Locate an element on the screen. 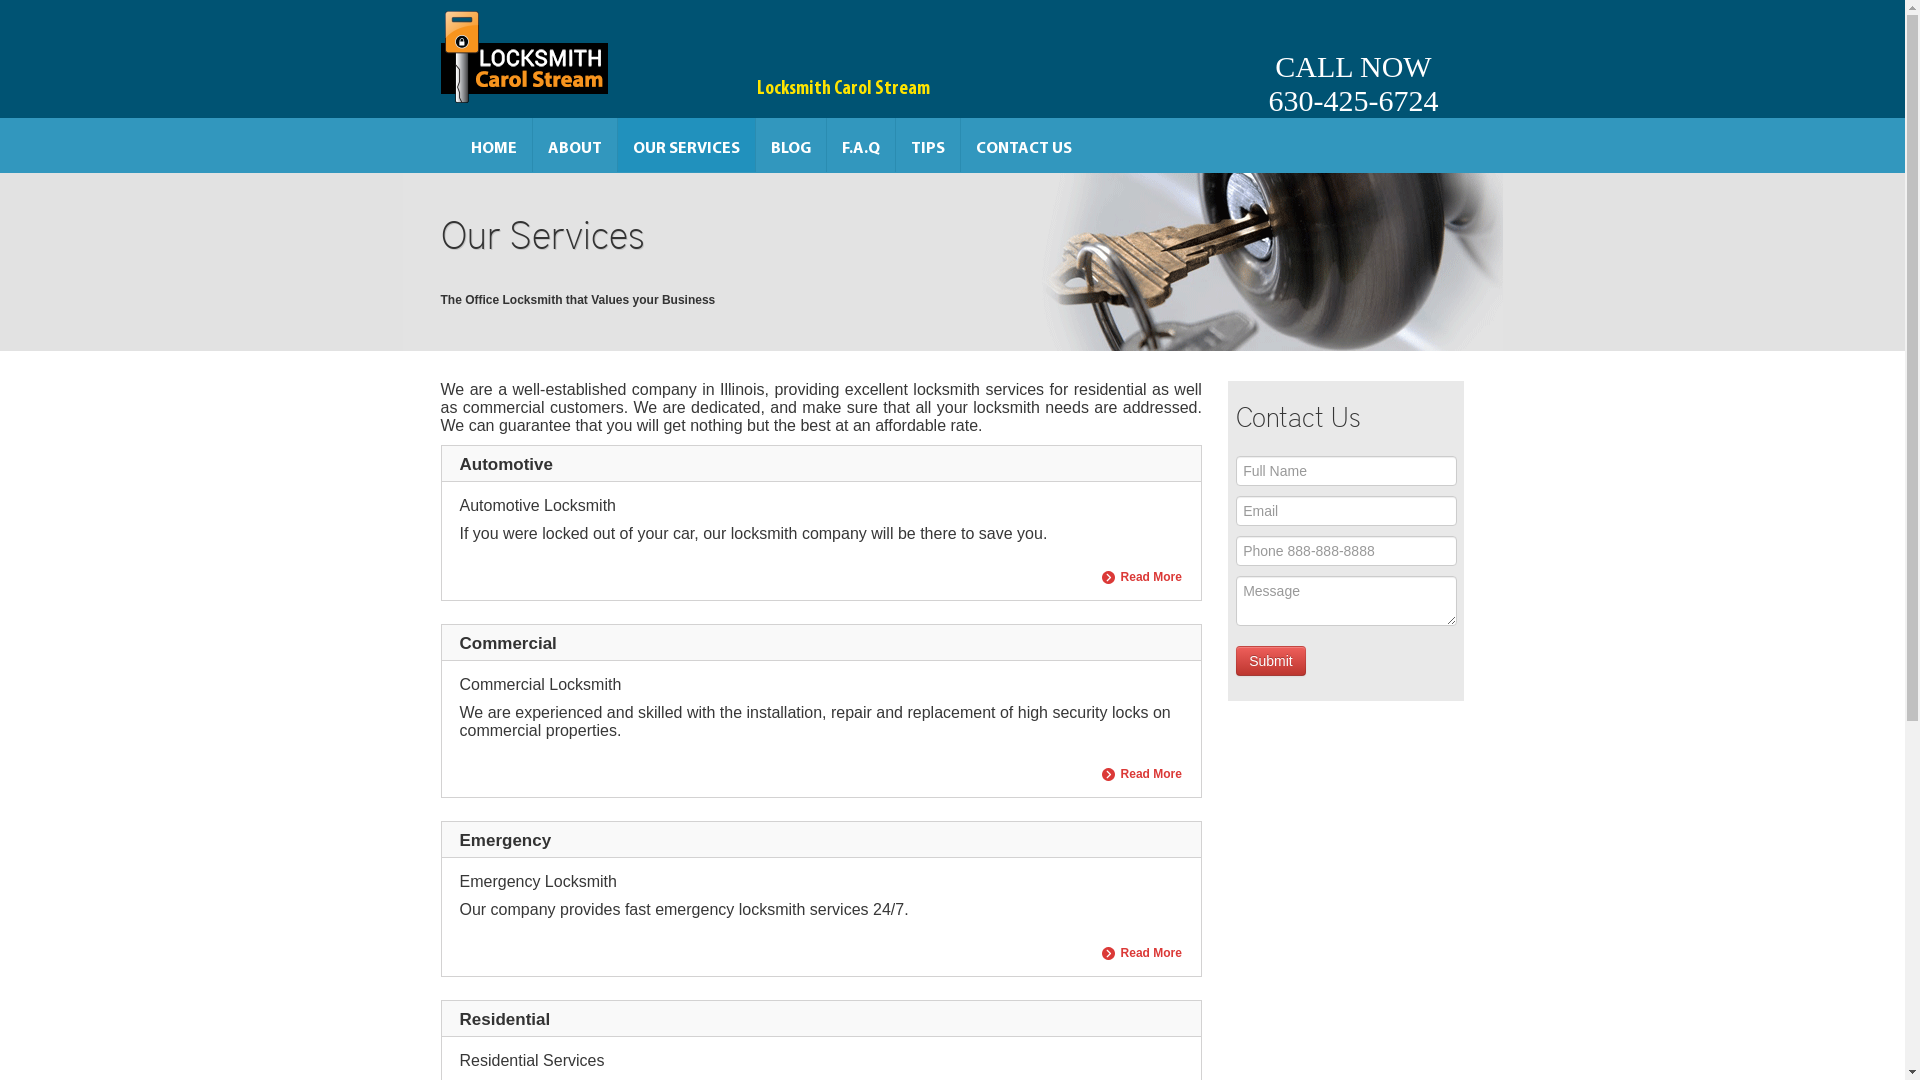 This screenshot has width=1920, height=1080. 'Read More' is located at coordinates (1101, 952).